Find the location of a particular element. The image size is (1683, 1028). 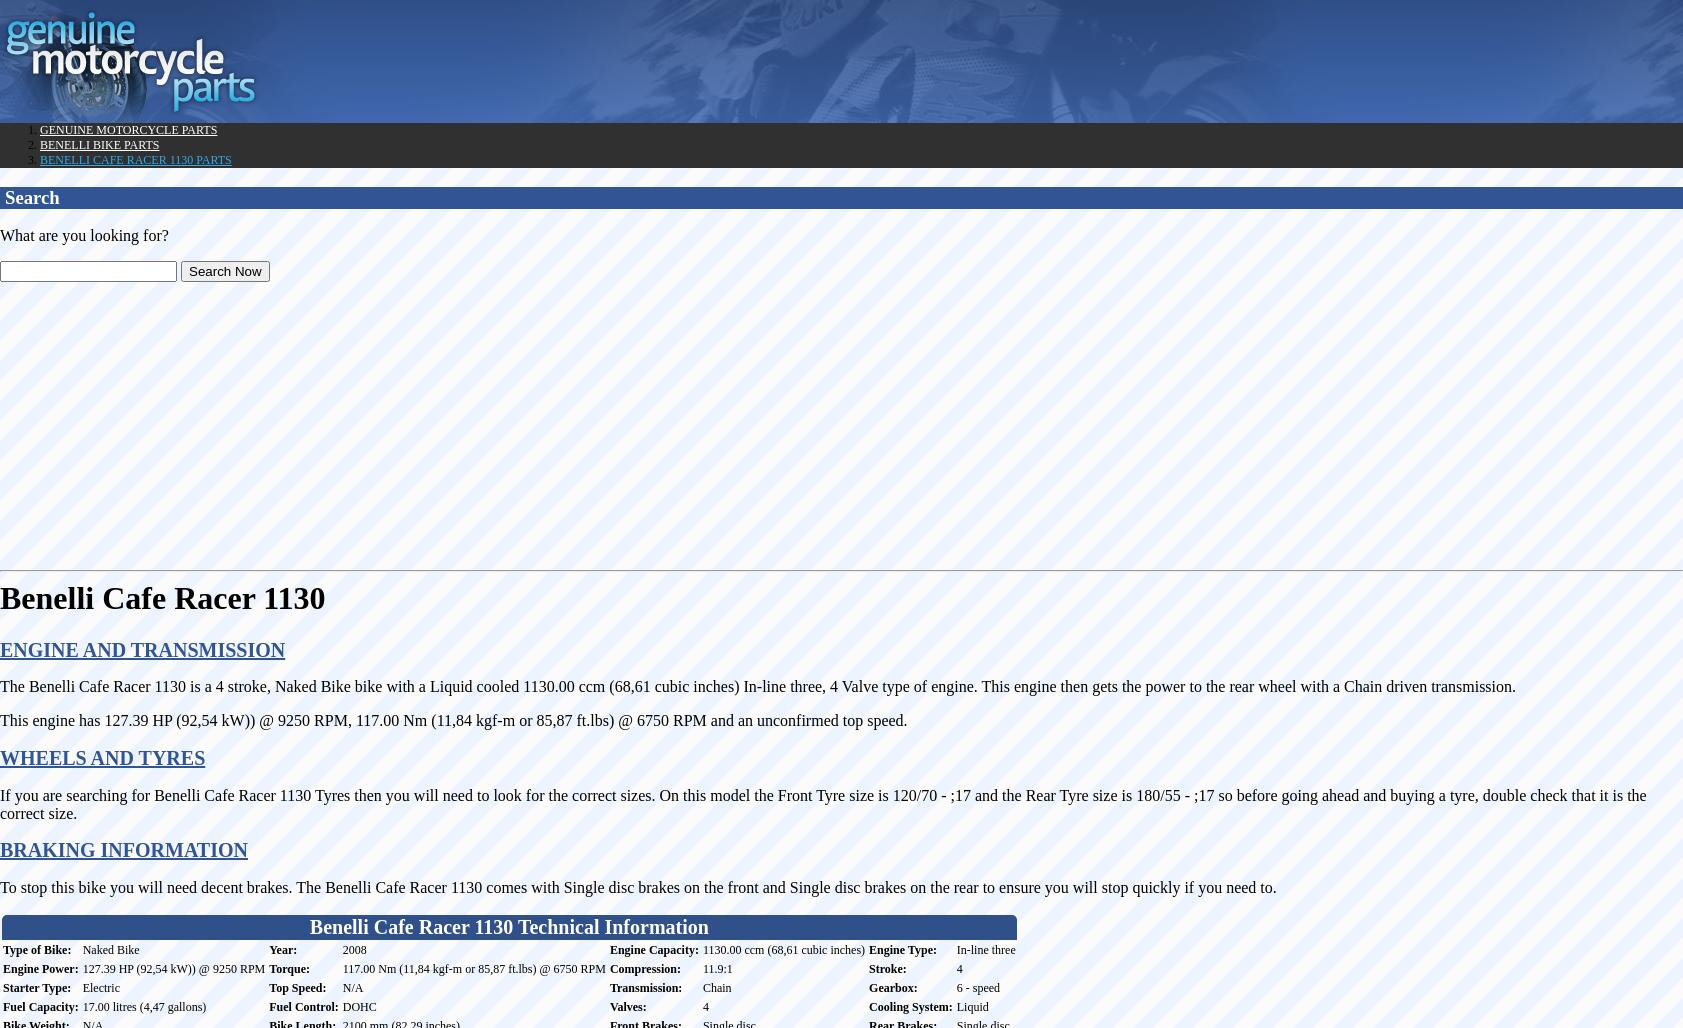

'Genuine Motorcycle Parts' is located at coordinates (127, 130).